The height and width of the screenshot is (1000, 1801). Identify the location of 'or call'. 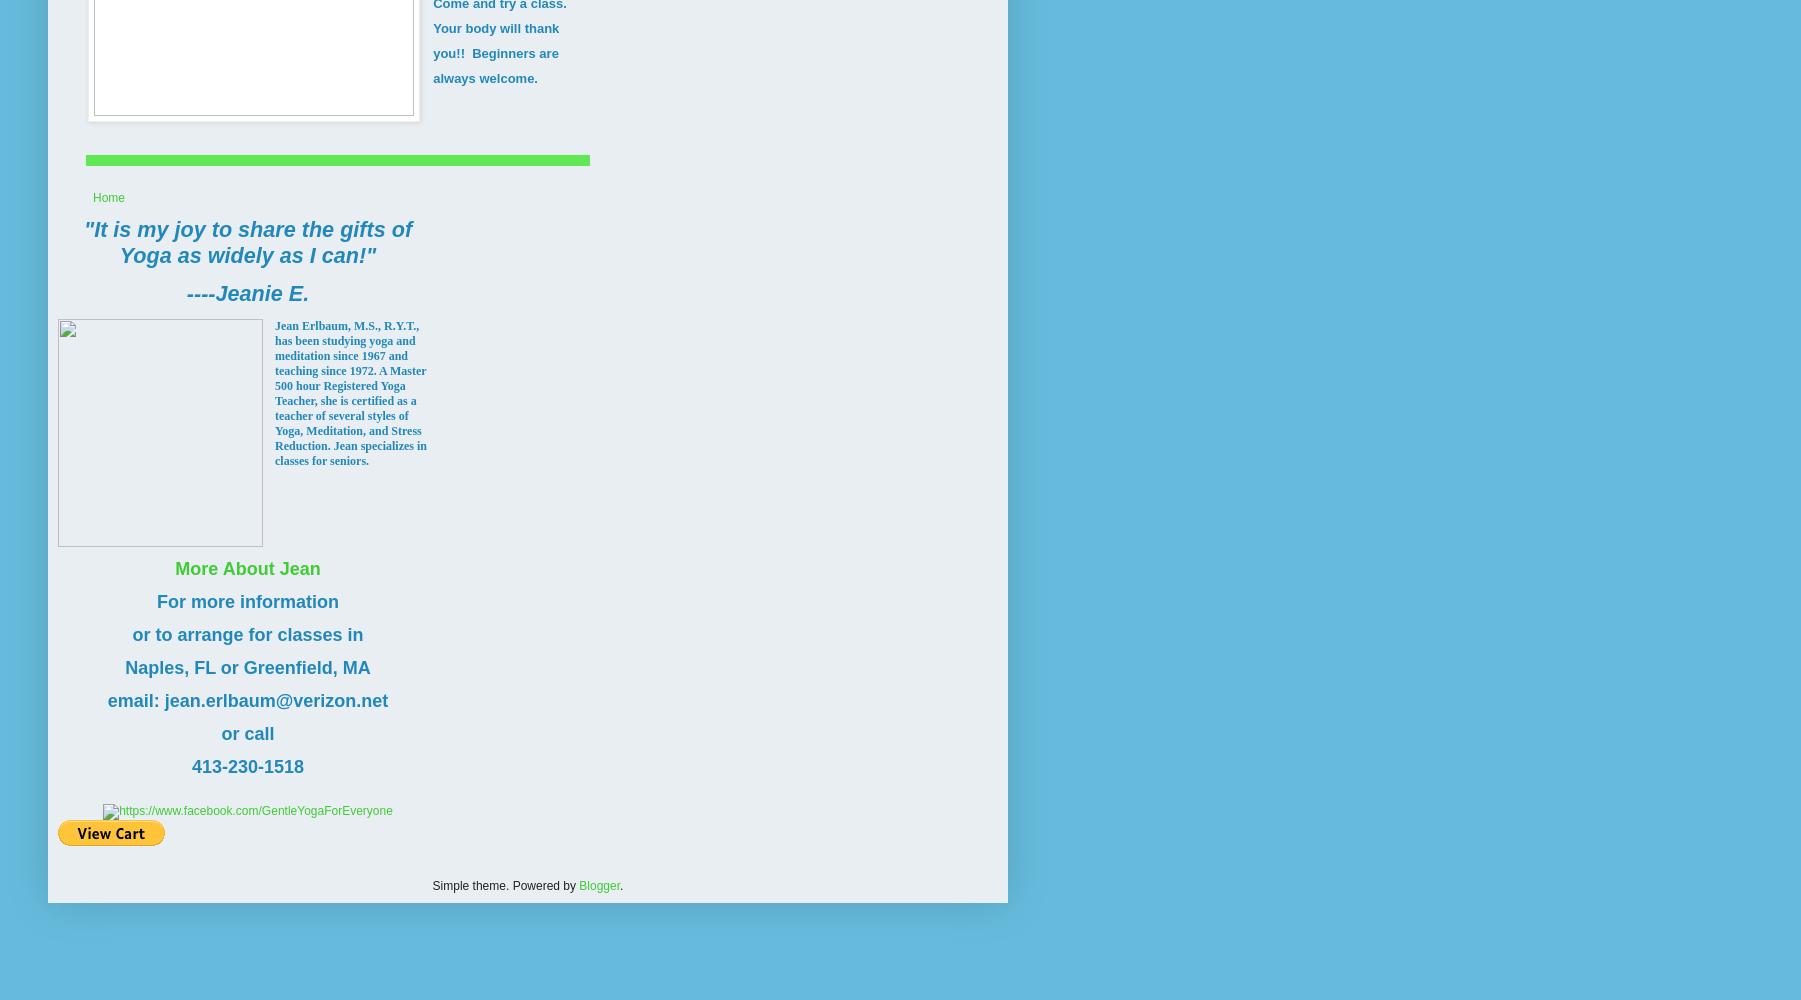
(246, 732).